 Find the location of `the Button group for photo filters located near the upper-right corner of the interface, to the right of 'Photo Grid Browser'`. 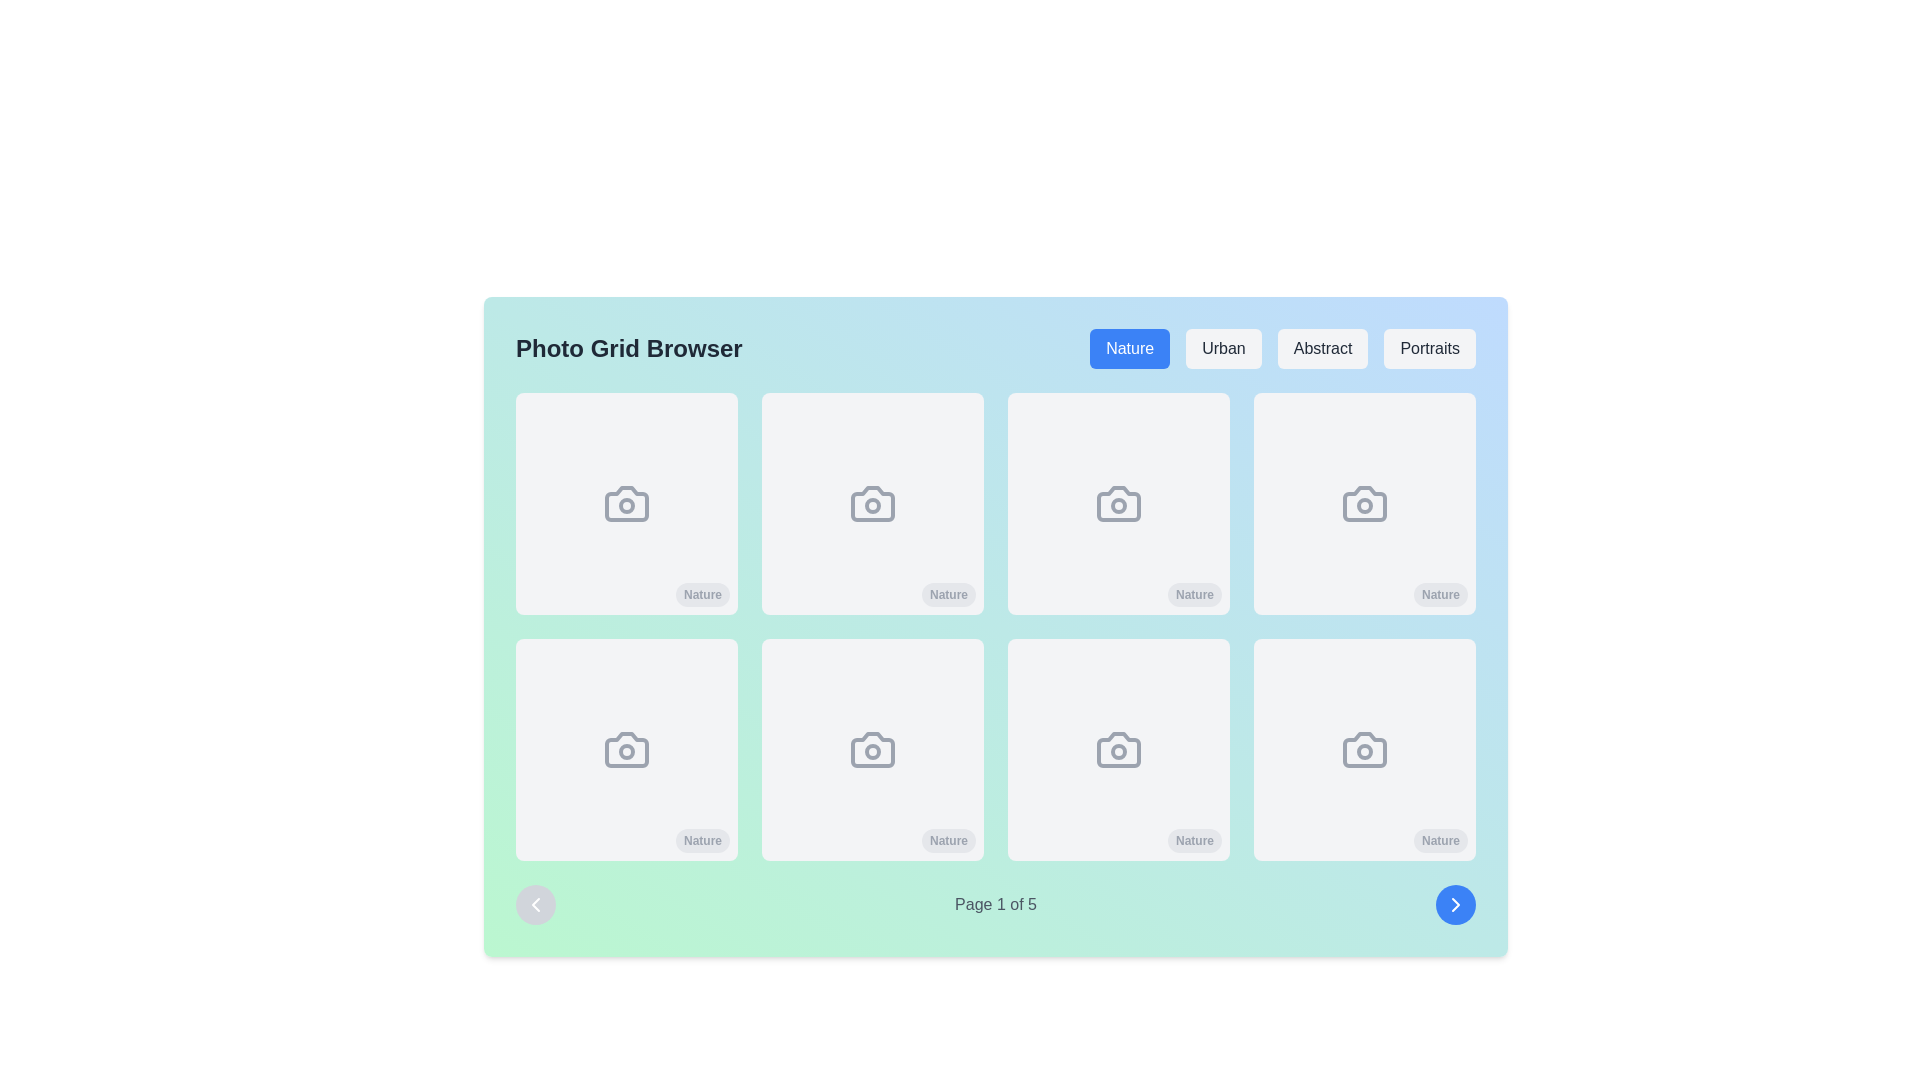

the Button group for photo filters located near the upper-right corner of the interface, to the right of 'Photo Grid Browser' is located at coordinates (1283, 347).